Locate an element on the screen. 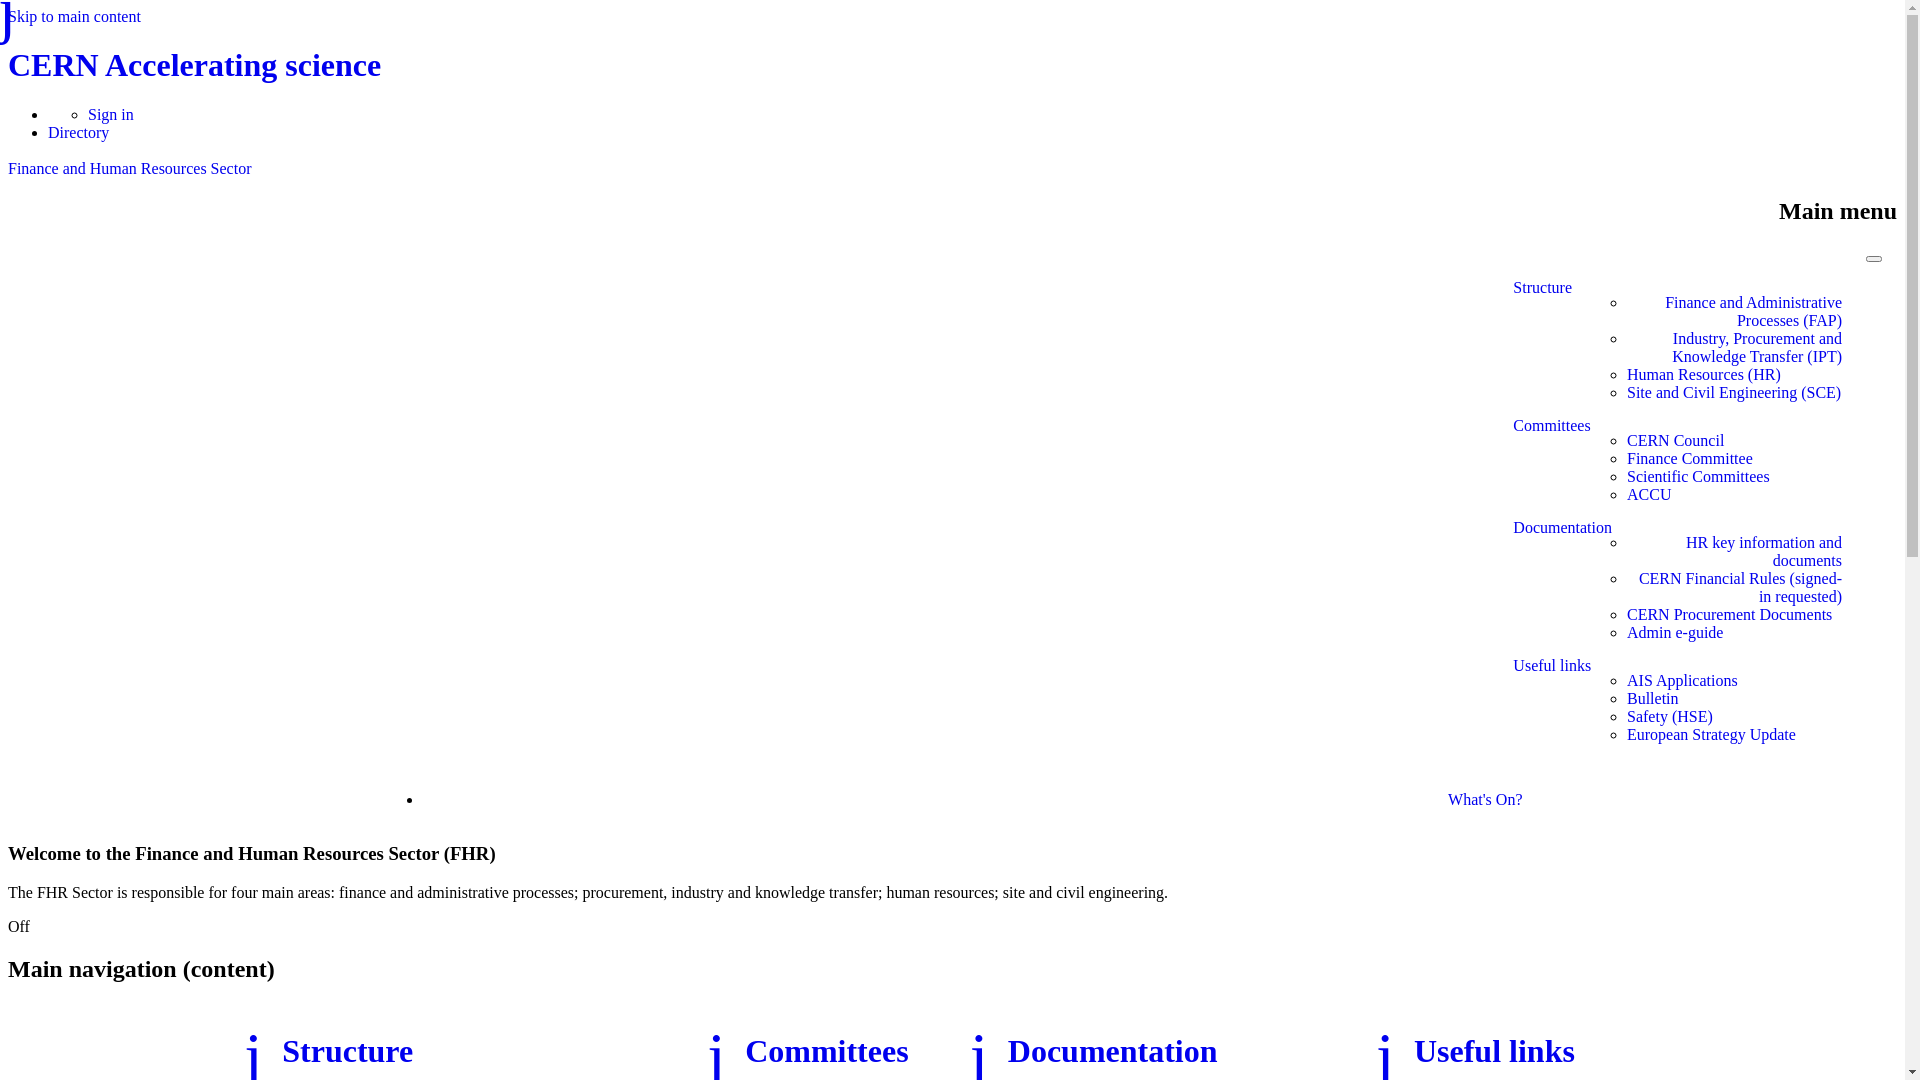  'What's On?' is located at coordinates (1484, 798).